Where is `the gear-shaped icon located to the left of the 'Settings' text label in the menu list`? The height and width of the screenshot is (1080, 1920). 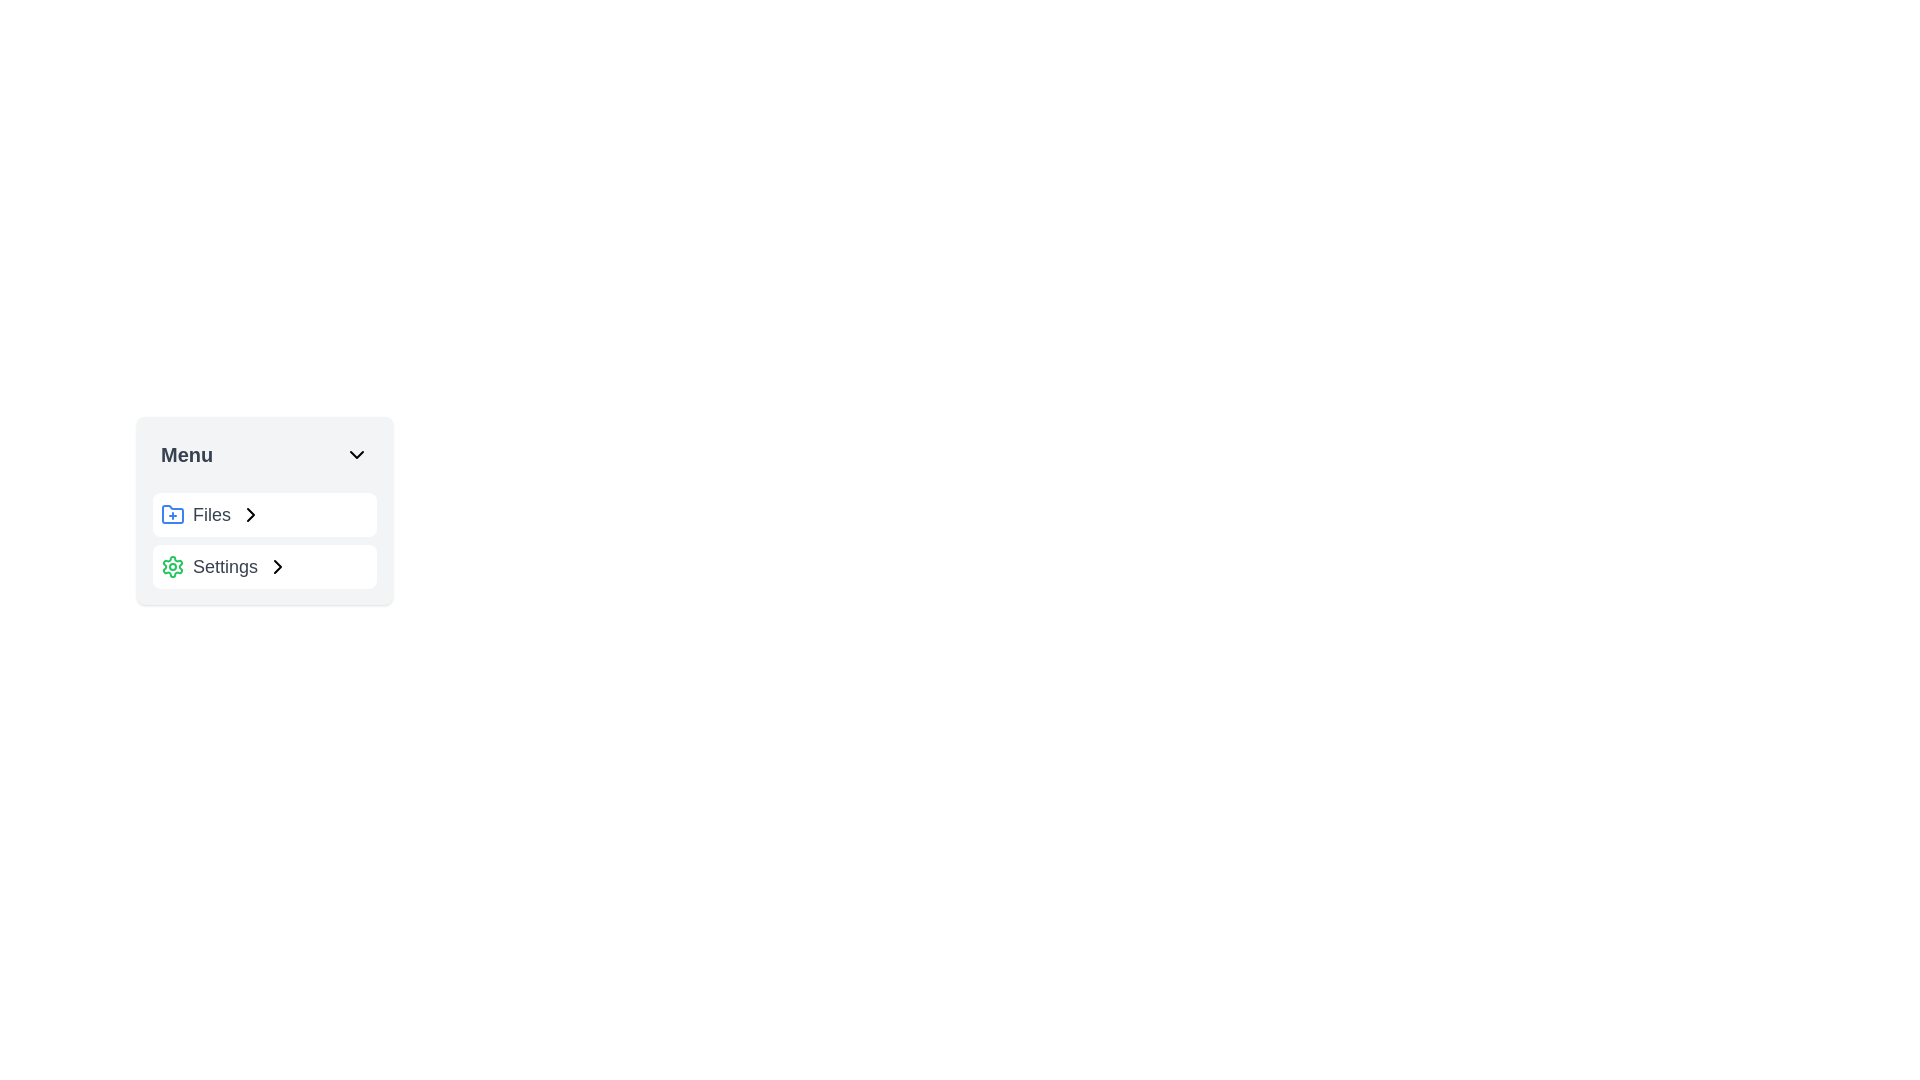 the gear-shaped icon located to the left of the 'Settings' text label in the menu list is located at coordinates (172, 567).